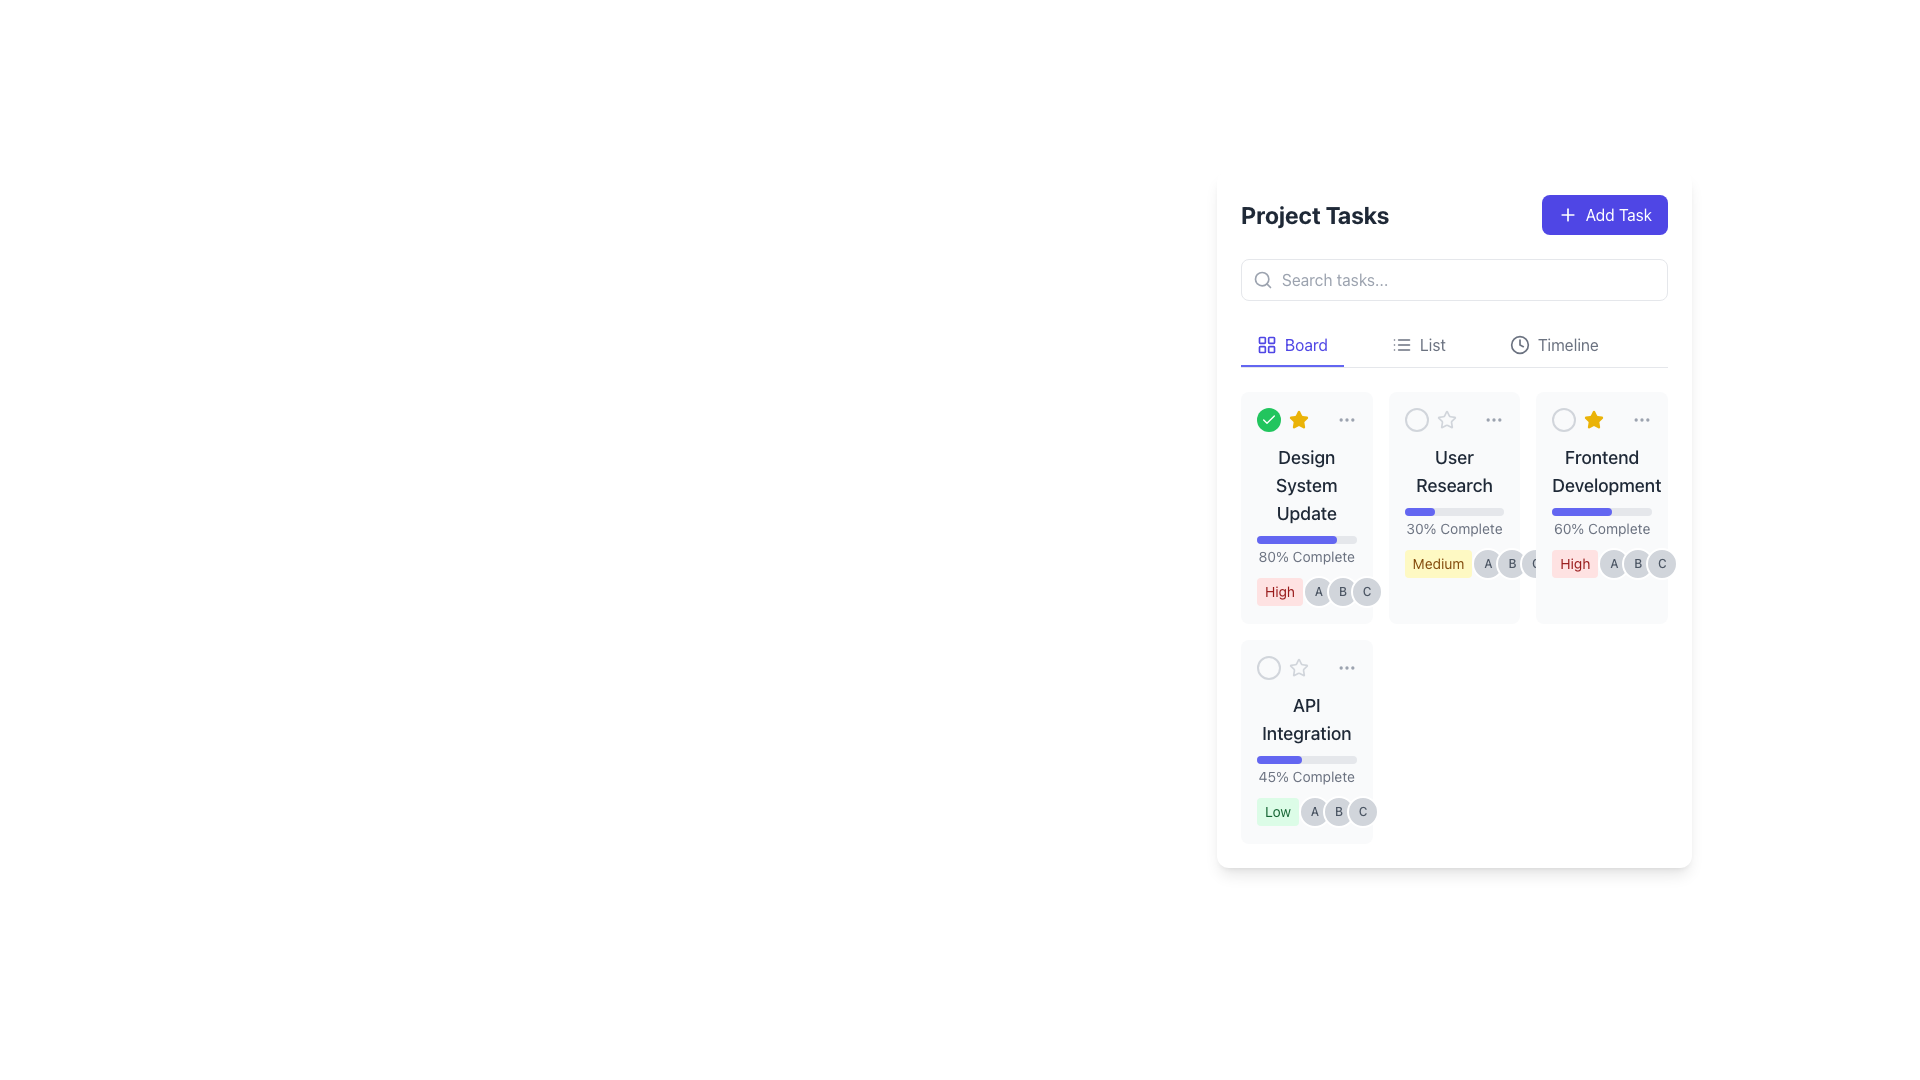  I want to click on the static text label displaying 'User Research', which is styled in bold, large font and centered on the second card in a horizontal row, so click(1454, 471).